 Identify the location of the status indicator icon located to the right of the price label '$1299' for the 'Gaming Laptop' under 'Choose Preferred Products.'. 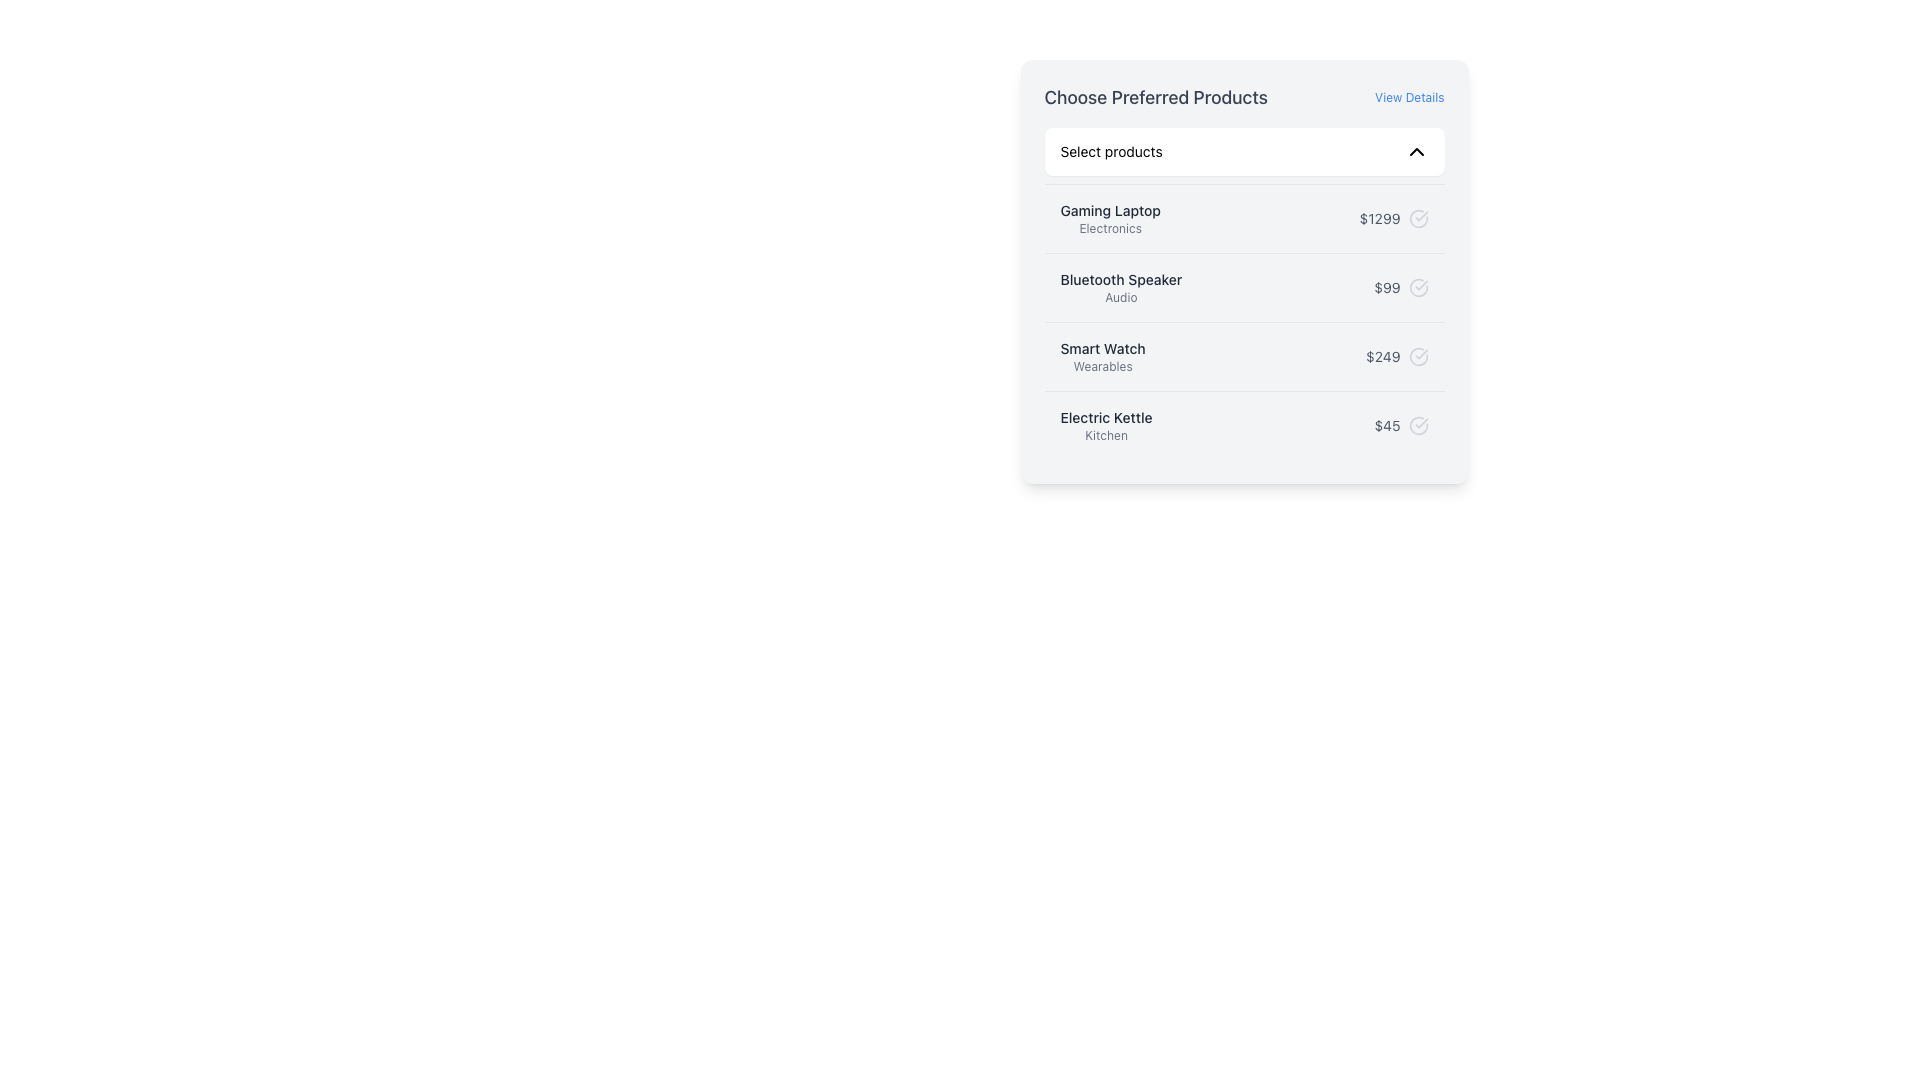
(1417, 219).